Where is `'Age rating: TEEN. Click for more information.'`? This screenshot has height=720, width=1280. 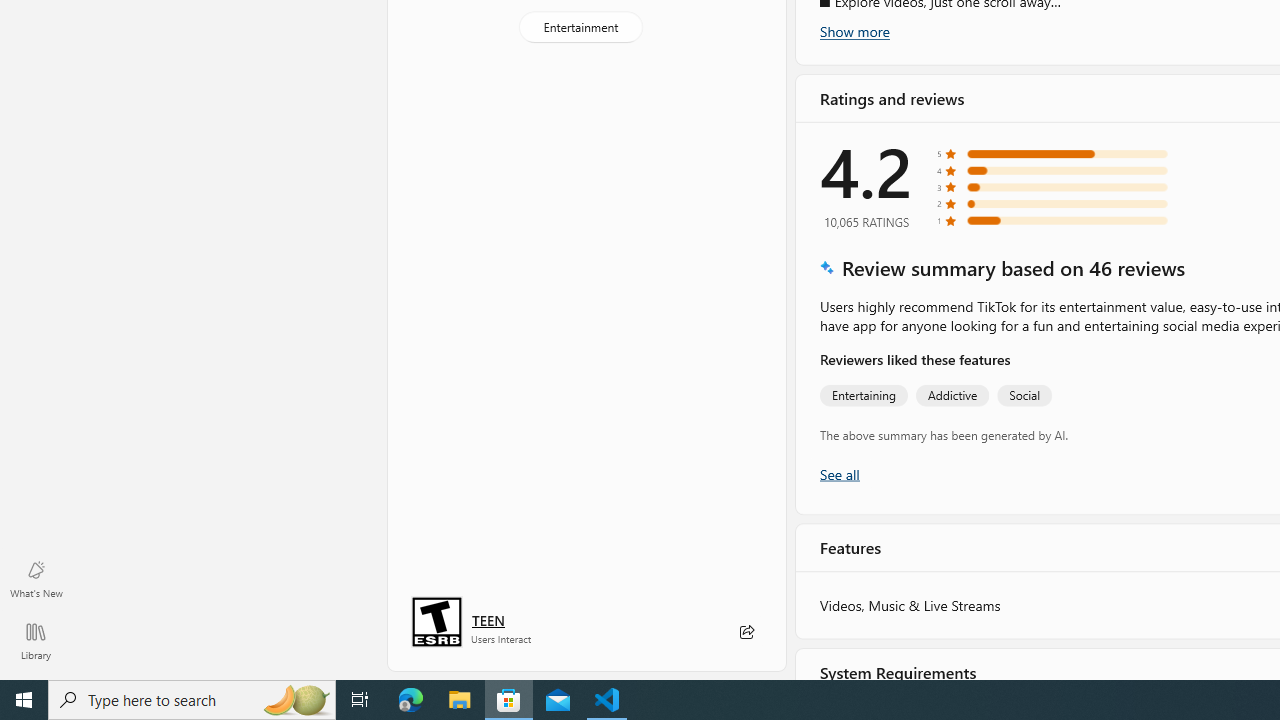
'Age rating: TEEN. Click for more information.' is located at coordinates (488, 618).